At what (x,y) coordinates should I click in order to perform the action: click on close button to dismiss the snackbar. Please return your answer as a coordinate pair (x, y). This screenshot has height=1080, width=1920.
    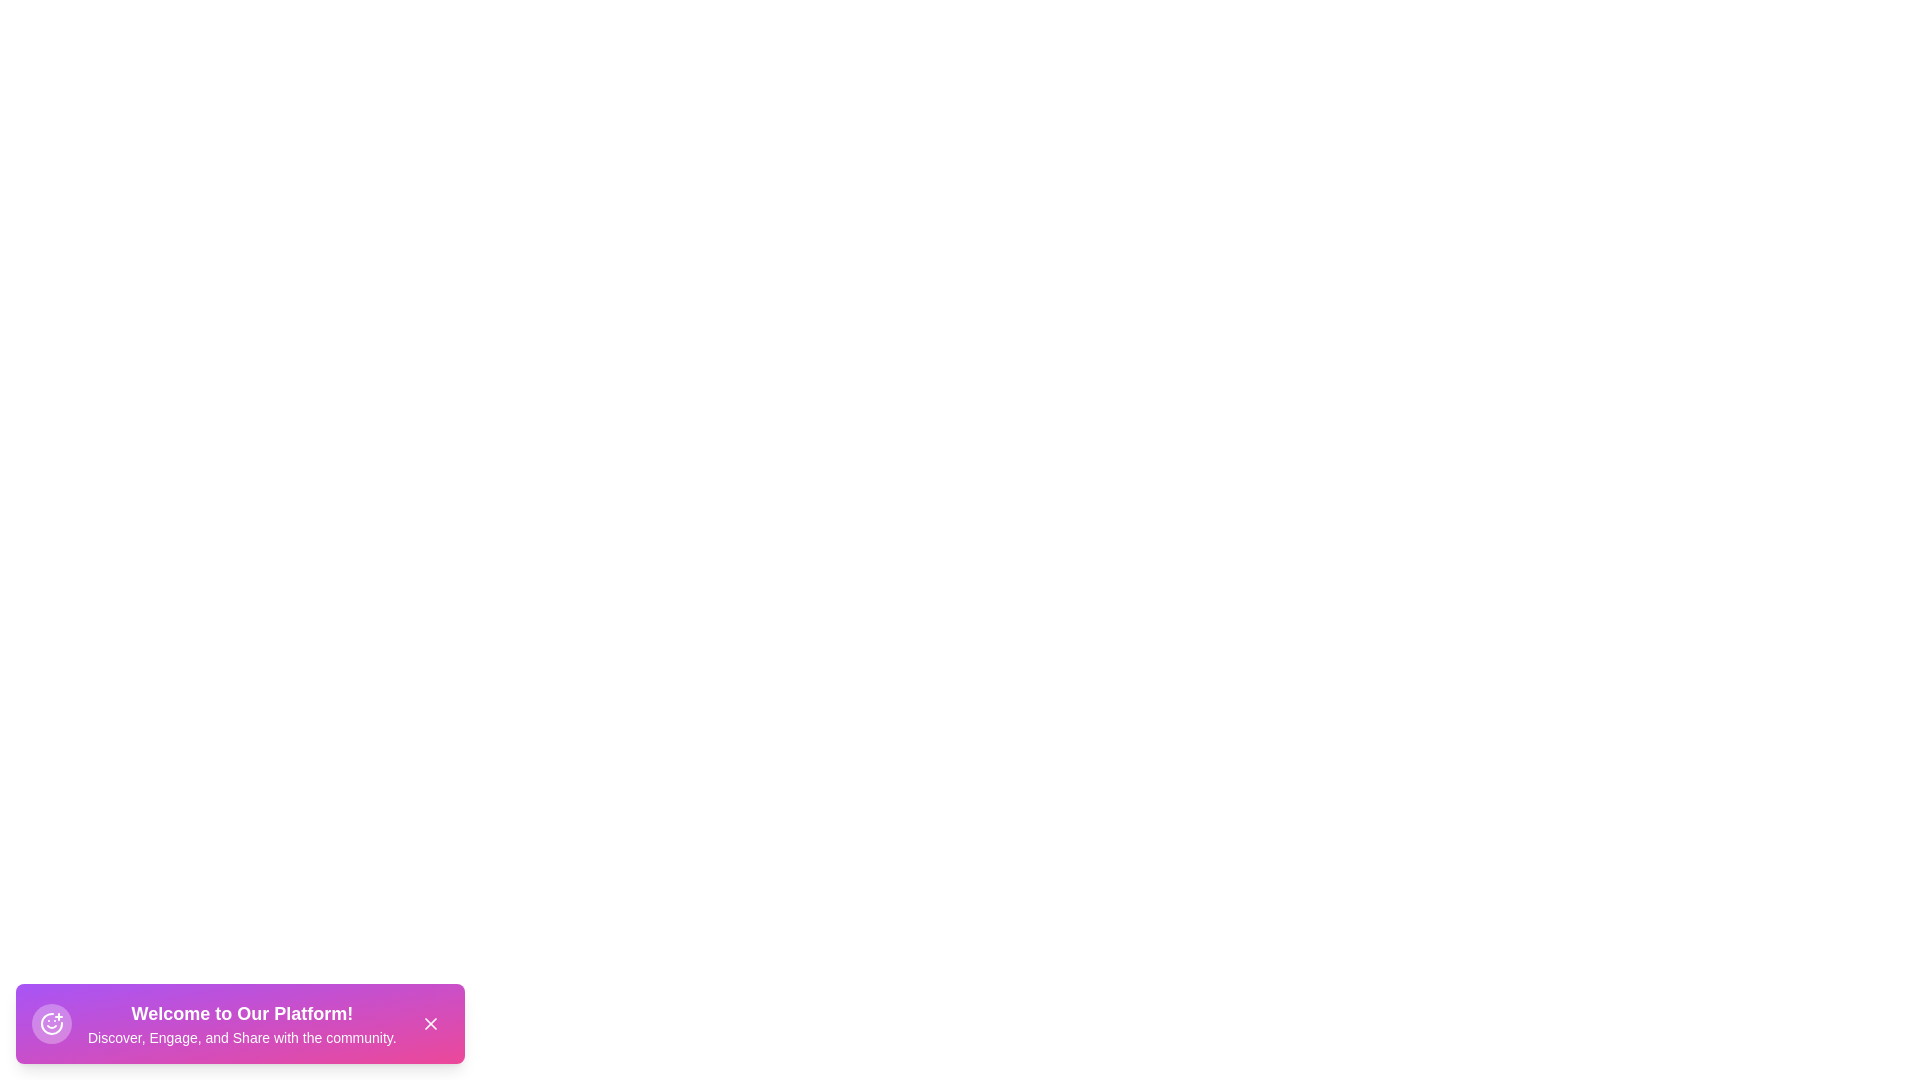
    Looking at the image, I should click on (429, 1023).